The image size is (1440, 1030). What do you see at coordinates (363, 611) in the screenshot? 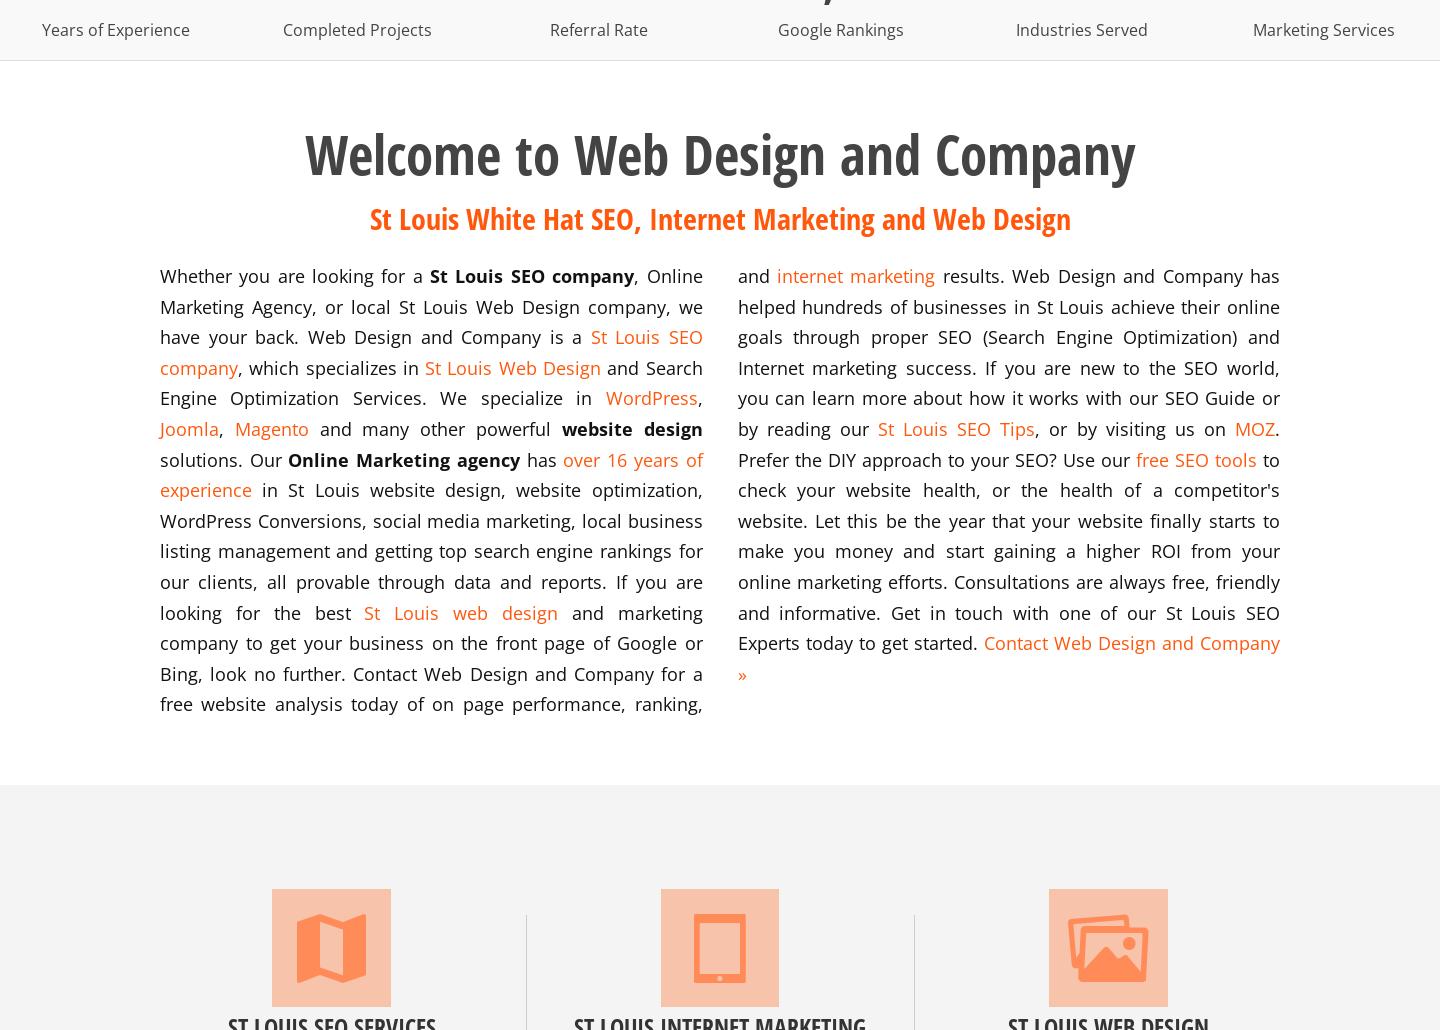
I see `'St Louis web design'` at bounding box center [363, 611].